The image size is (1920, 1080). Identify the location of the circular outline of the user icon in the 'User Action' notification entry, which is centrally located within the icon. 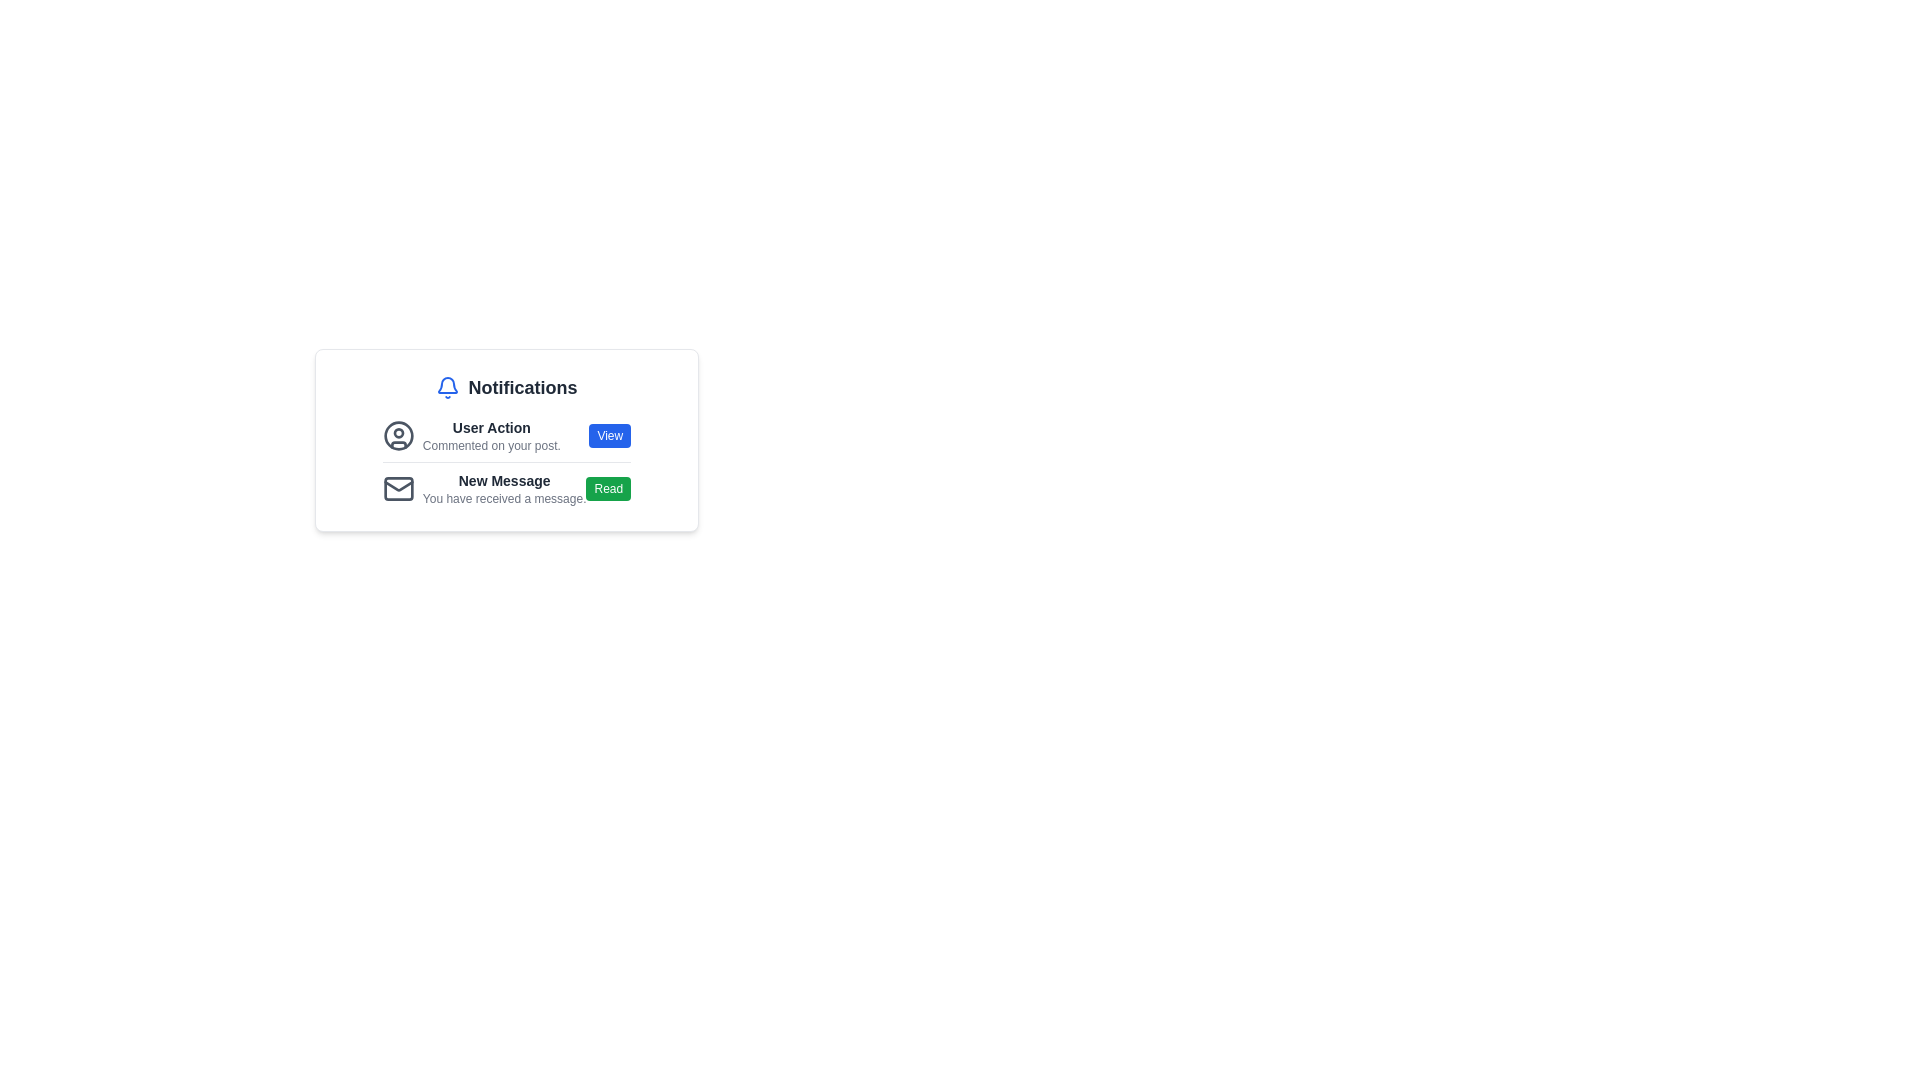
(398, 434).